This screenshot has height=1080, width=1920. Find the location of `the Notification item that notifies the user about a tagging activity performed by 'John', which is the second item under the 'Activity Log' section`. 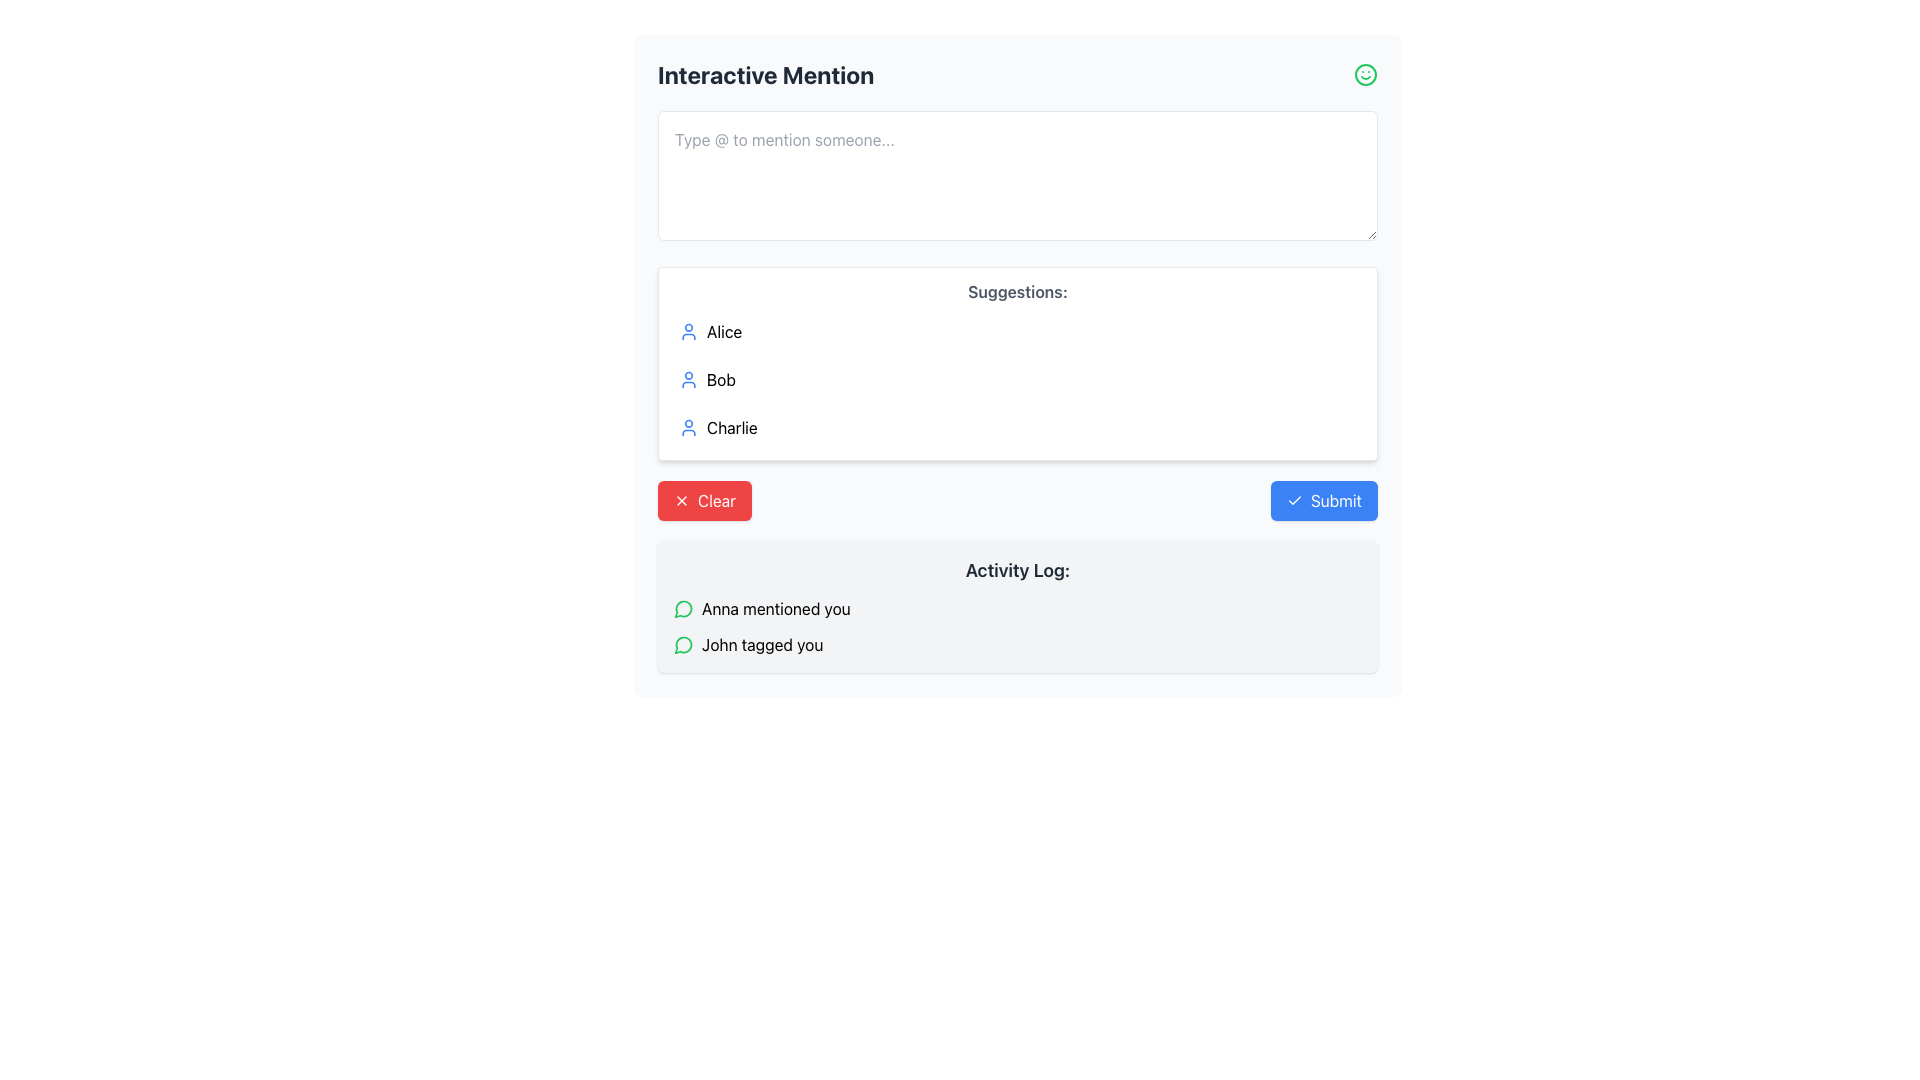

the Notification item that notifies the user about a tagging activity performed by 'John', which is the second item under the 'Activity Log' section is located at coordinates (1017, 644).